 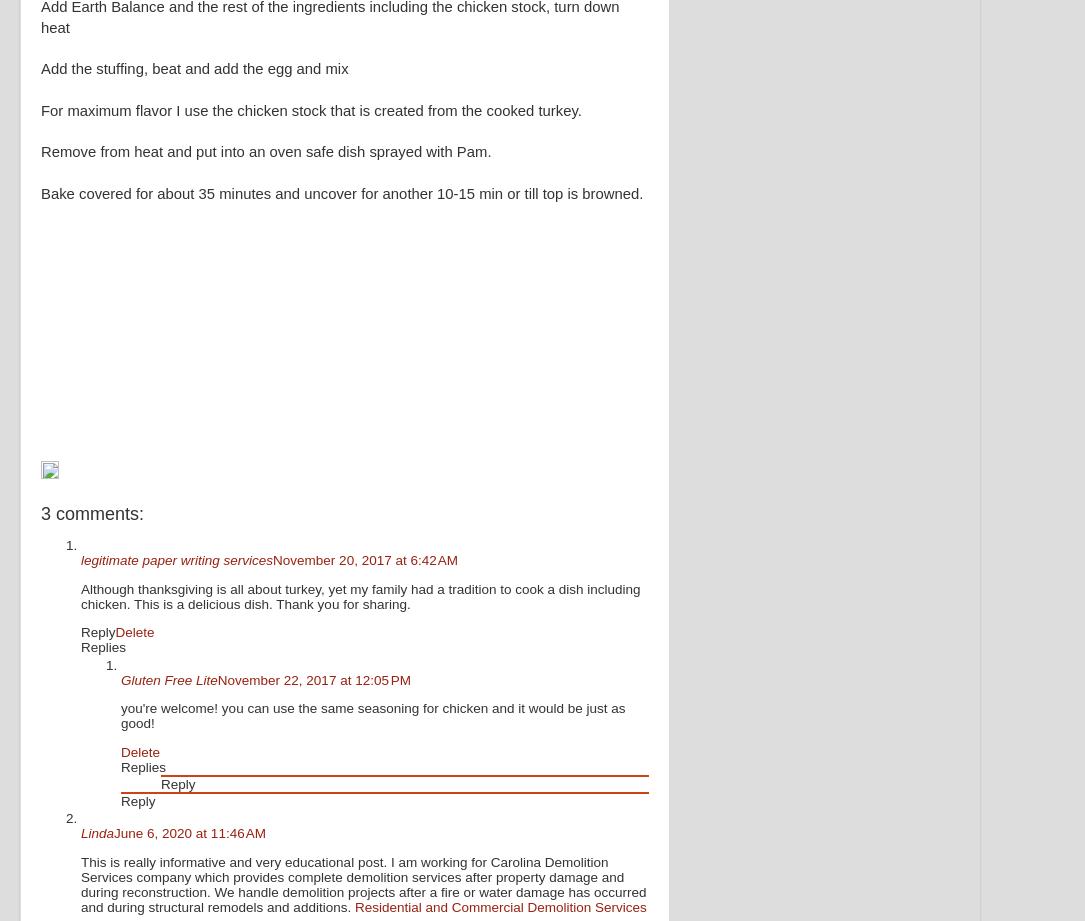 I want to click on '3 comments:', so click(x=91, y=511).